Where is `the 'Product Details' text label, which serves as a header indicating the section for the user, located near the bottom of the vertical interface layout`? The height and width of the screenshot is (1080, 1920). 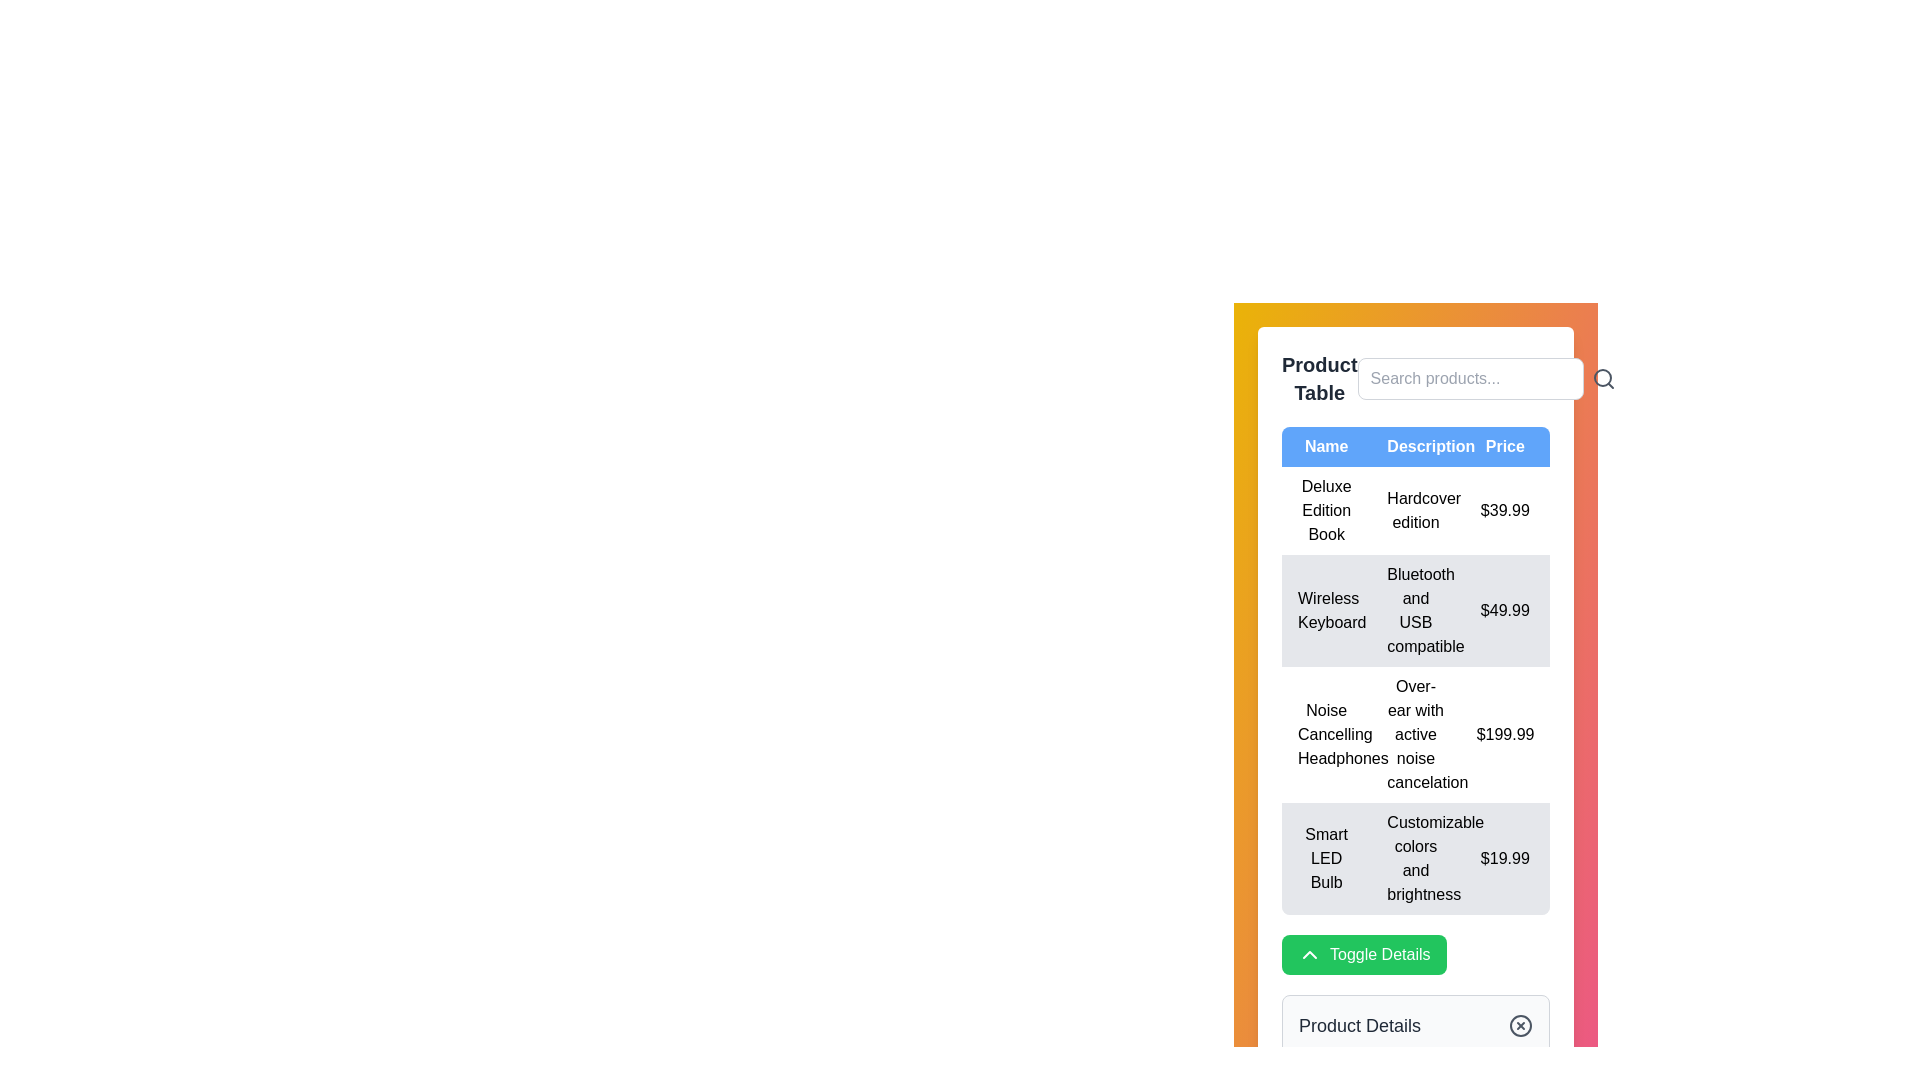
the 'Product Details' text label, which serves as a header indicating the section for the user, located near the bottom of the vertical interface layout is located at coordinates (1359, 1026).